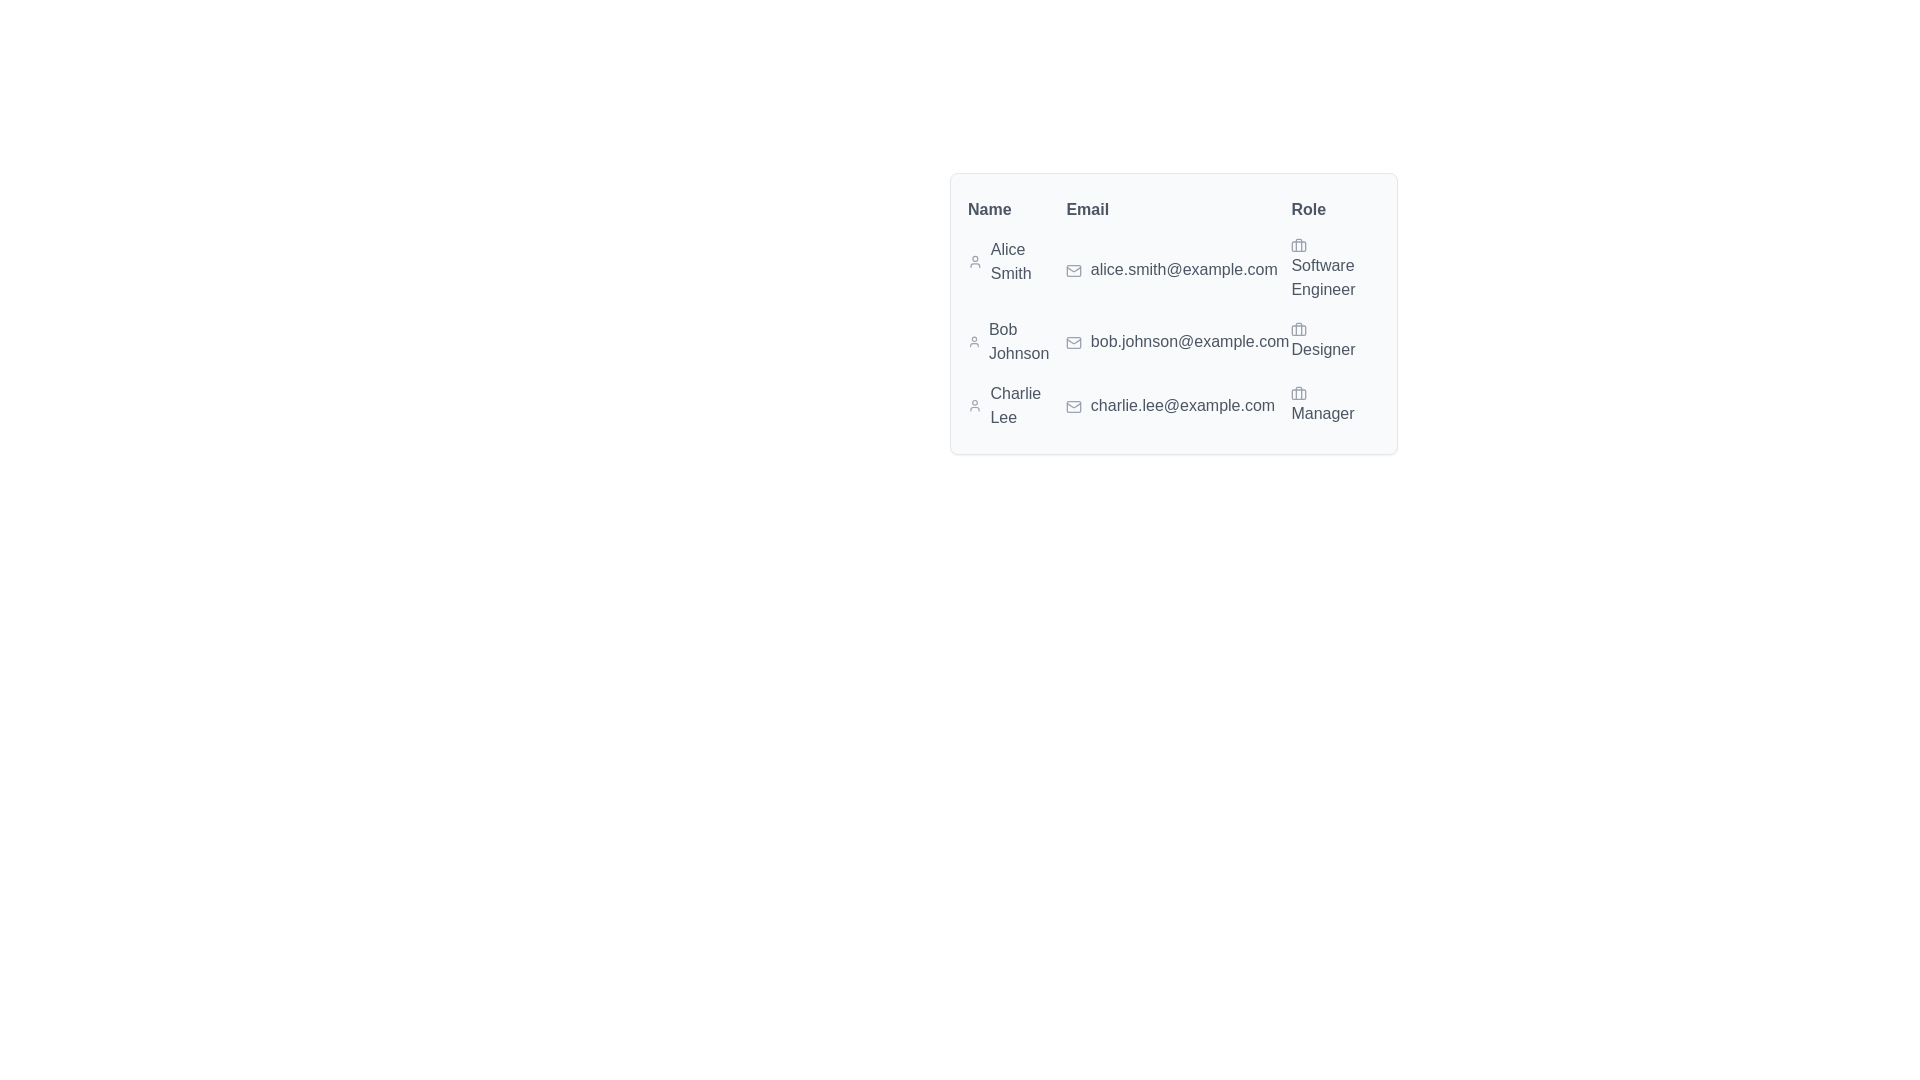 Image resolution: width=1920 pixels, height=1080 pixels. What do you see at coordinates (1177, 270) in the screenshot?
I see `text of the email label displaying the email address associated with 'Alice Smith' in the second column of the table` at bounding box center [1177, 270].